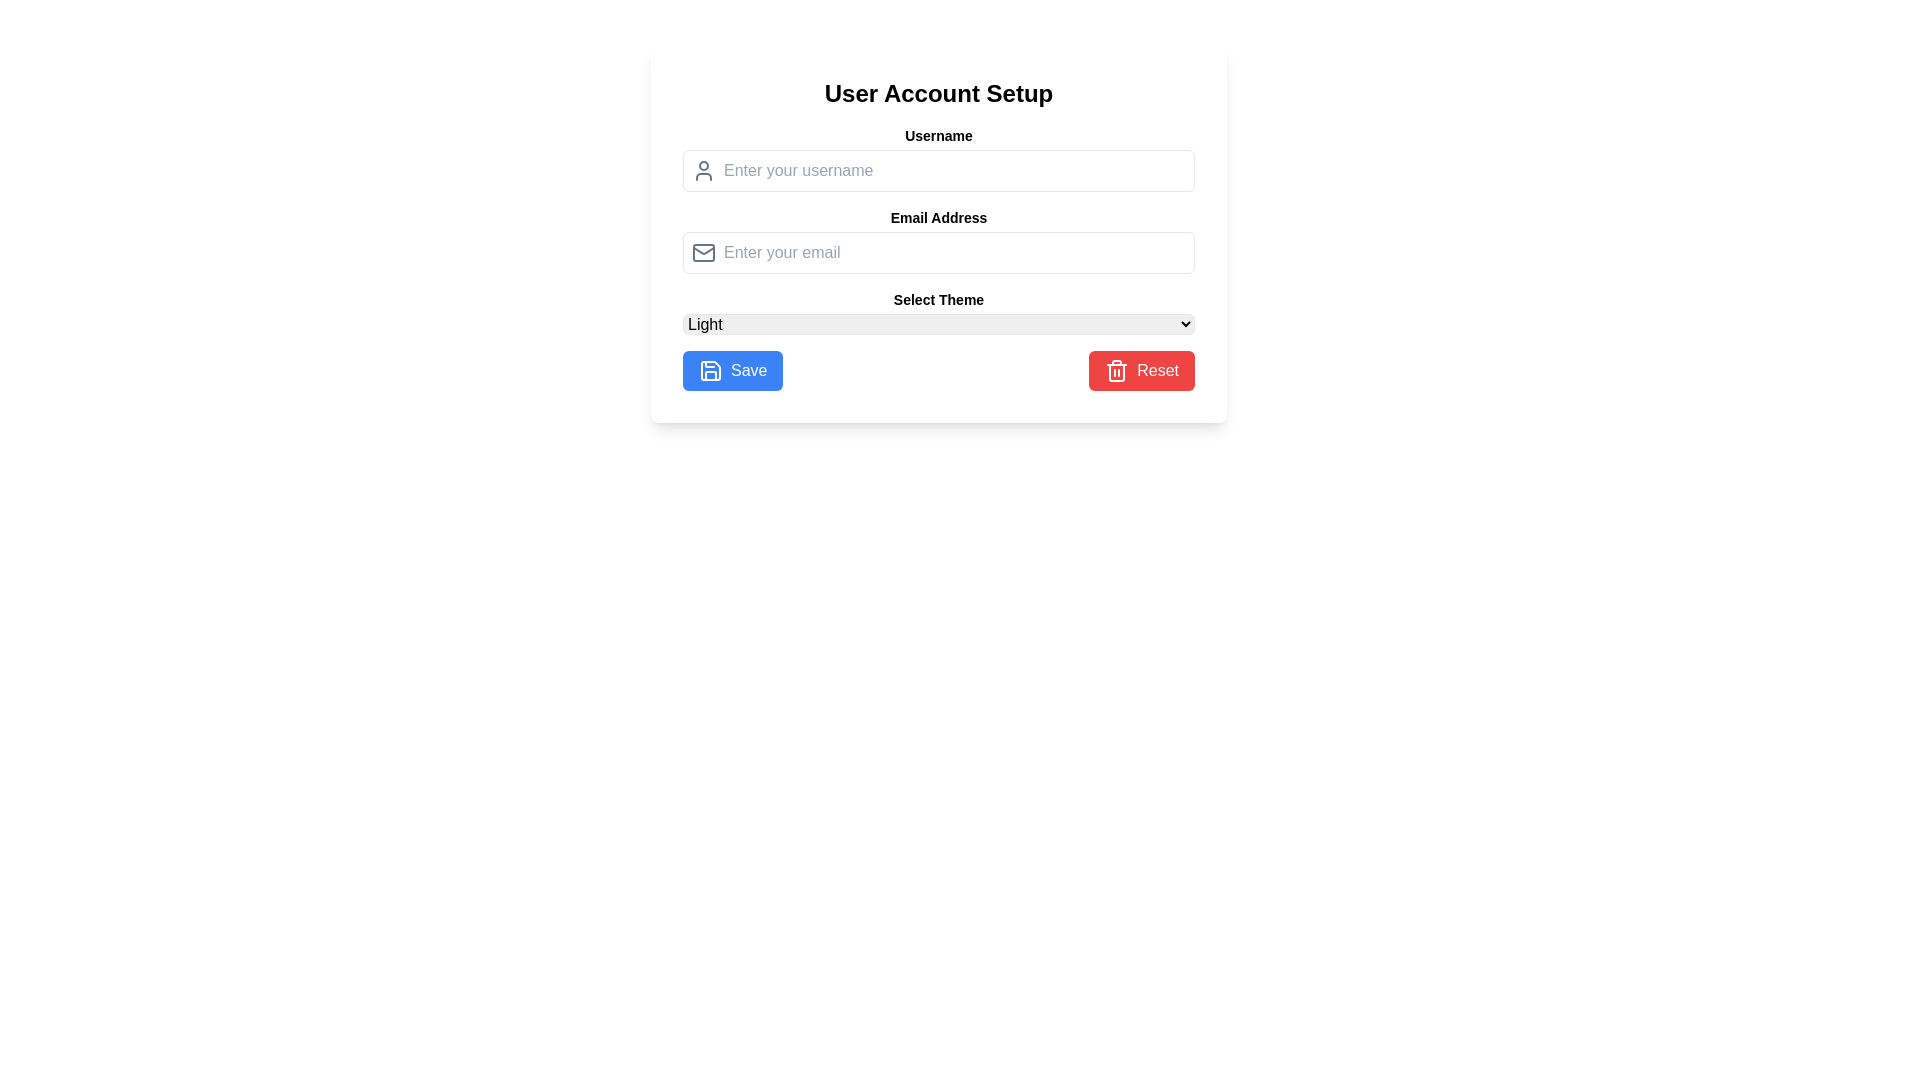 This screenshot has width=1920, height=1080. What do you see at coordinates (938, 218) in the screenshot?
I see `text from the 'Email Address' label, which is a bold, small font styled label located centrally above the email input field` at bounding box center [938, 218].